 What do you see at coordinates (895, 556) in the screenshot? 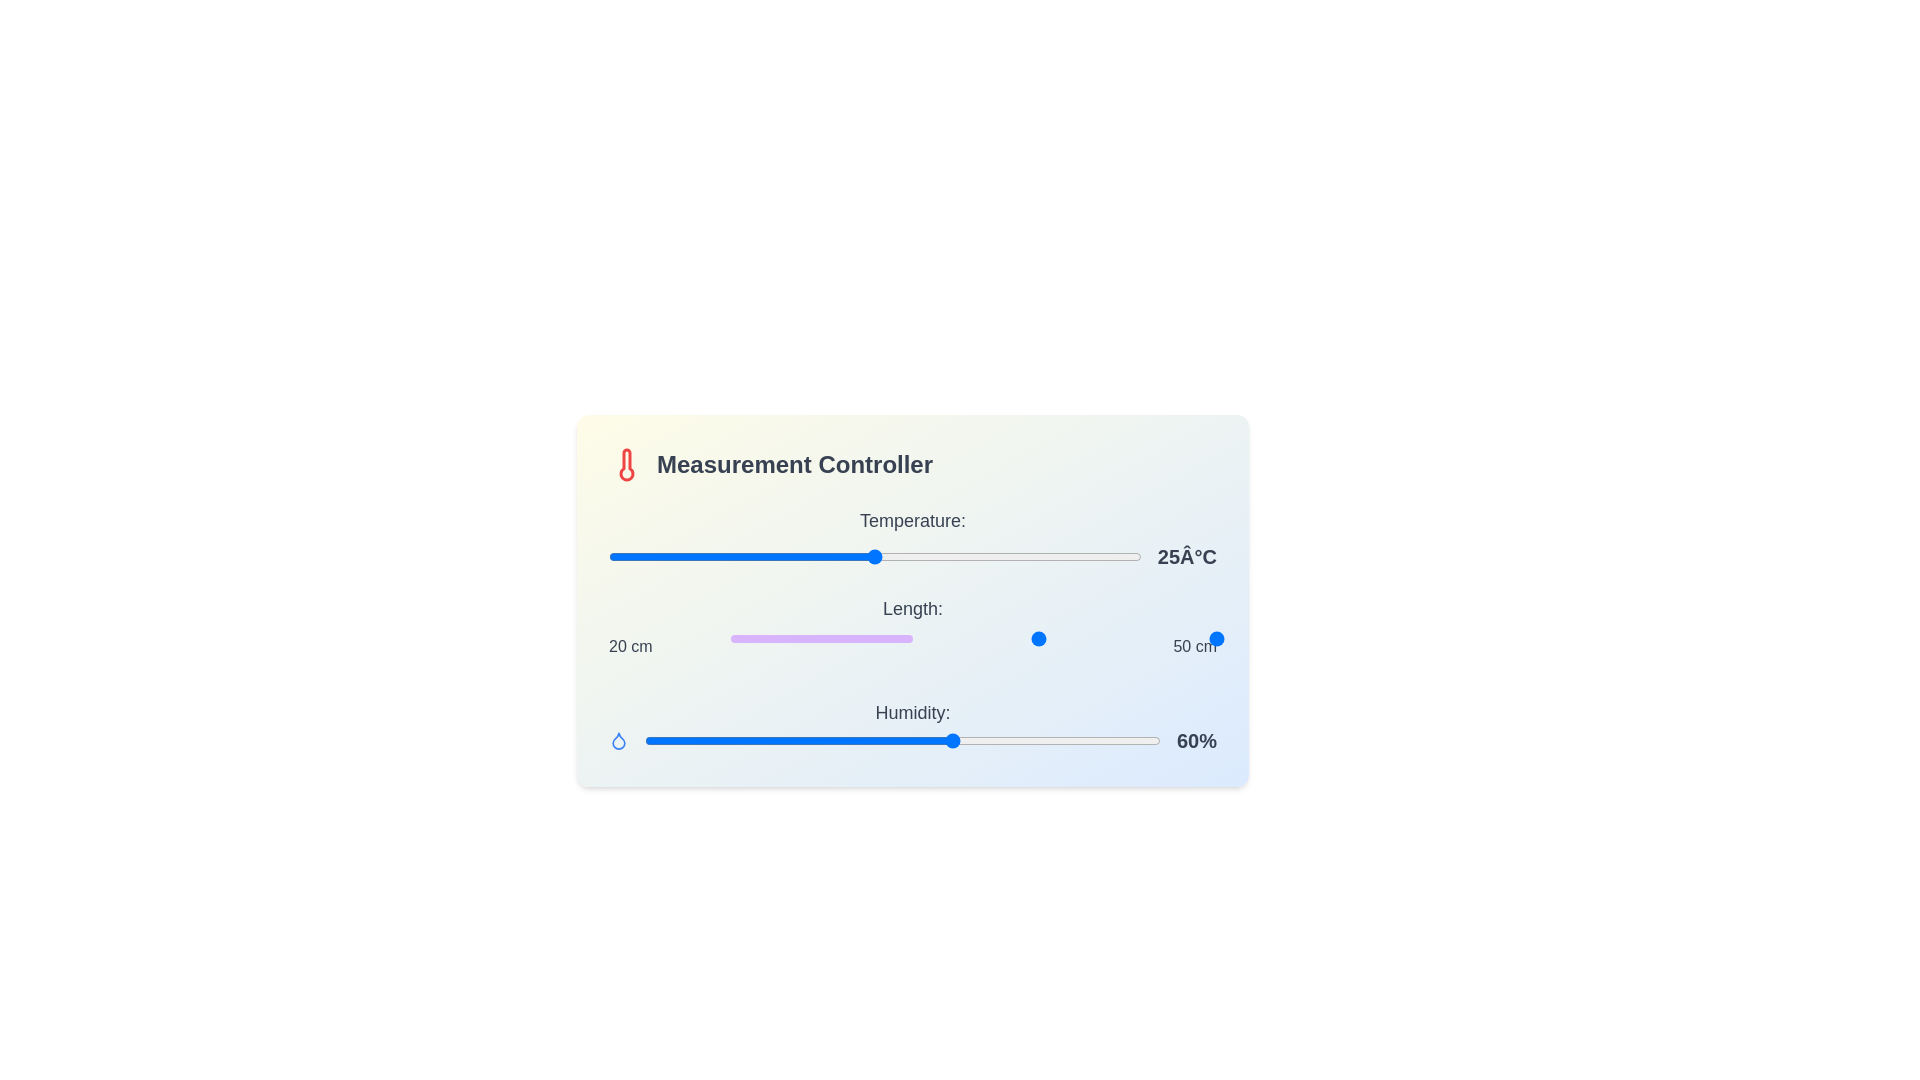
I see `the slider` at bounding box center [895, 556].